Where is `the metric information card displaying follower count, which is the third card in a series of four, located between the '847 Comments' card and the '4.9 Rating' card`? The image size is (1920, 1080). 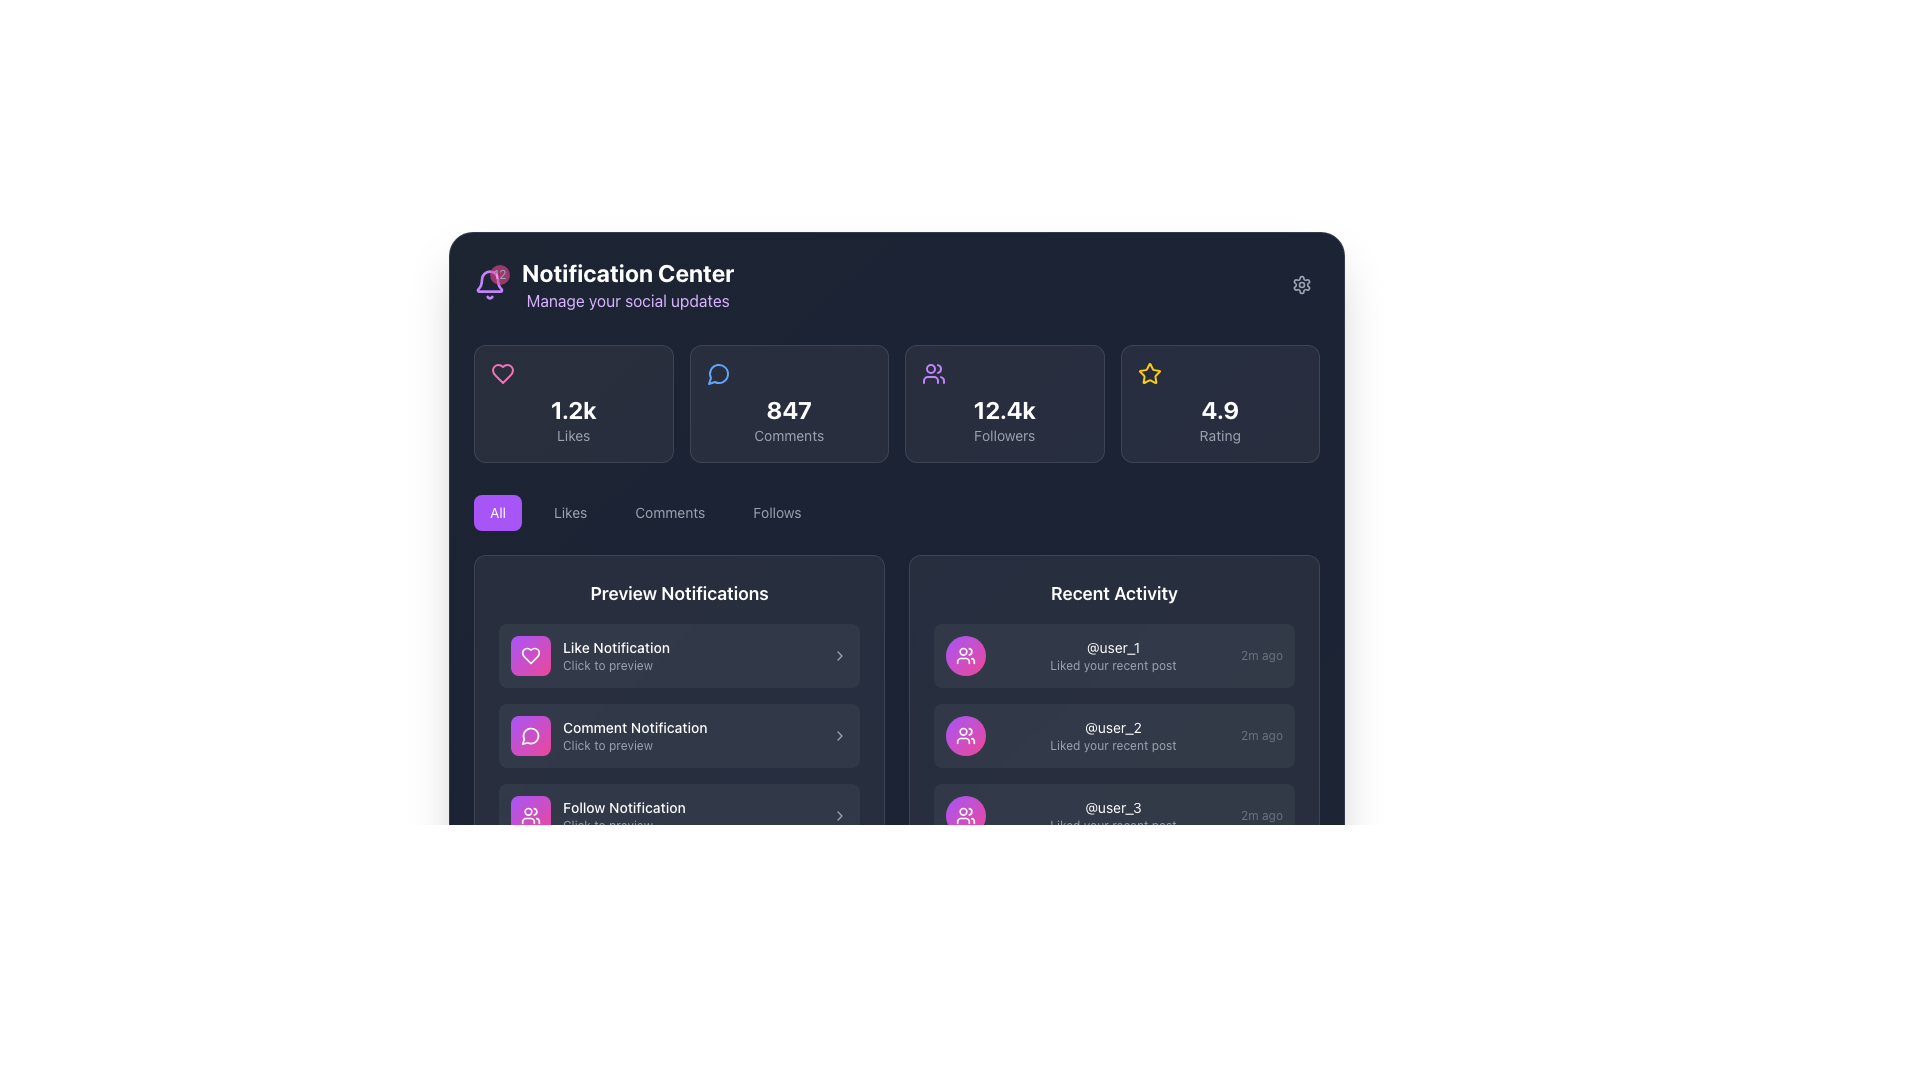
the metric information card displaying follower count, which is the third card in a series of four, located between the '847 Comments' card and the '4.9 Rating' card is located at coordinates (1004, 404).